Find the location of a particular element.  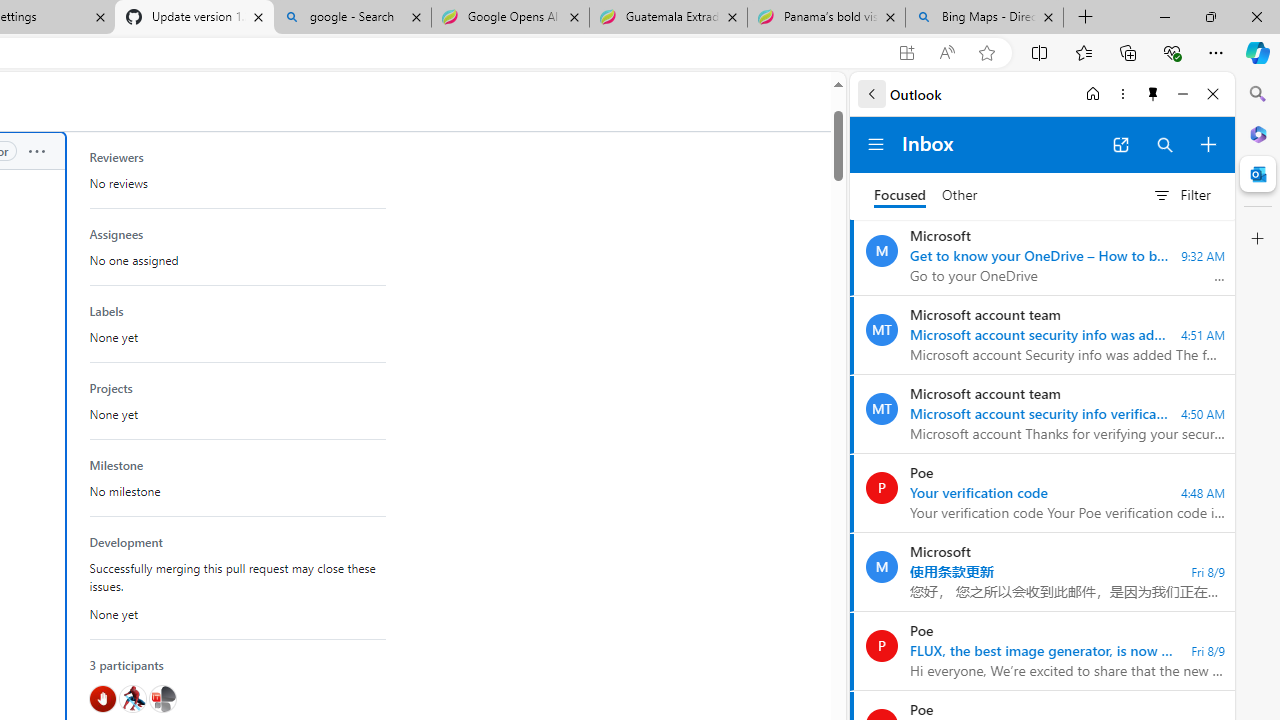

'Focused Inbox, toggle to go to Other Inbox' is located at coordinates (925, 195).